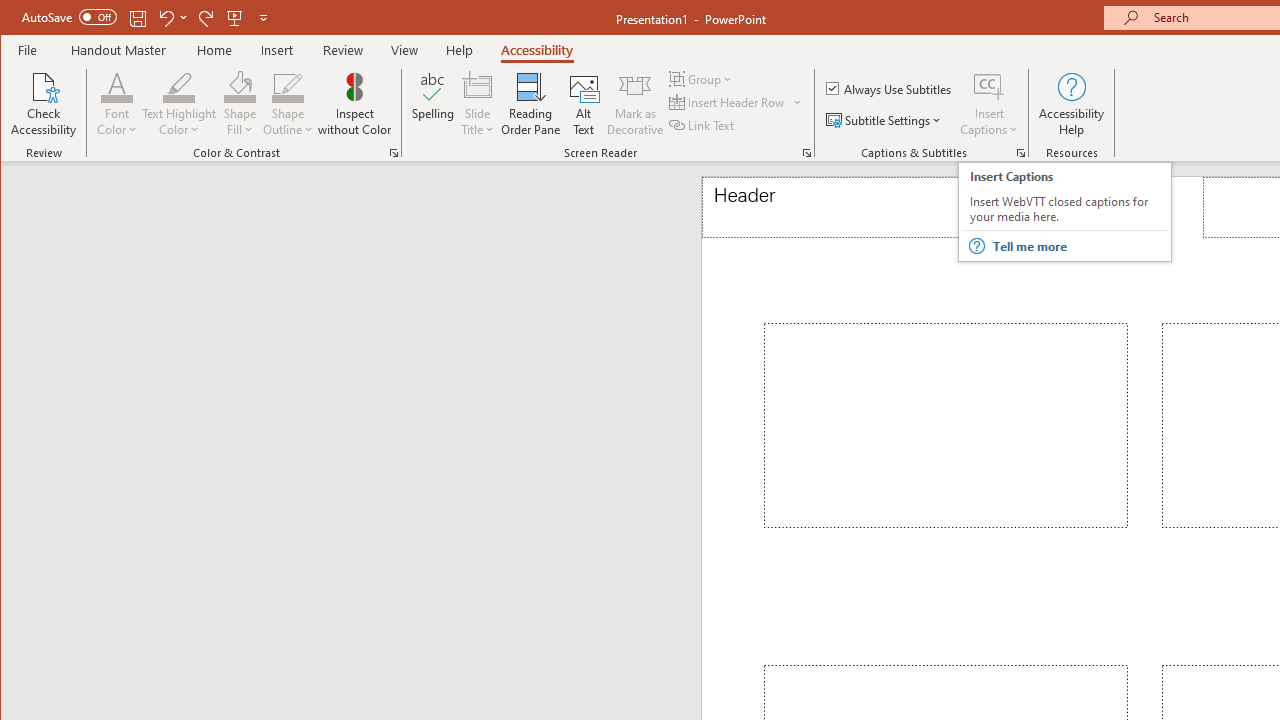 The width and height of the screenshot is (1280, 720). I want to click on 'Subtitle Settings', so click(884, 120).